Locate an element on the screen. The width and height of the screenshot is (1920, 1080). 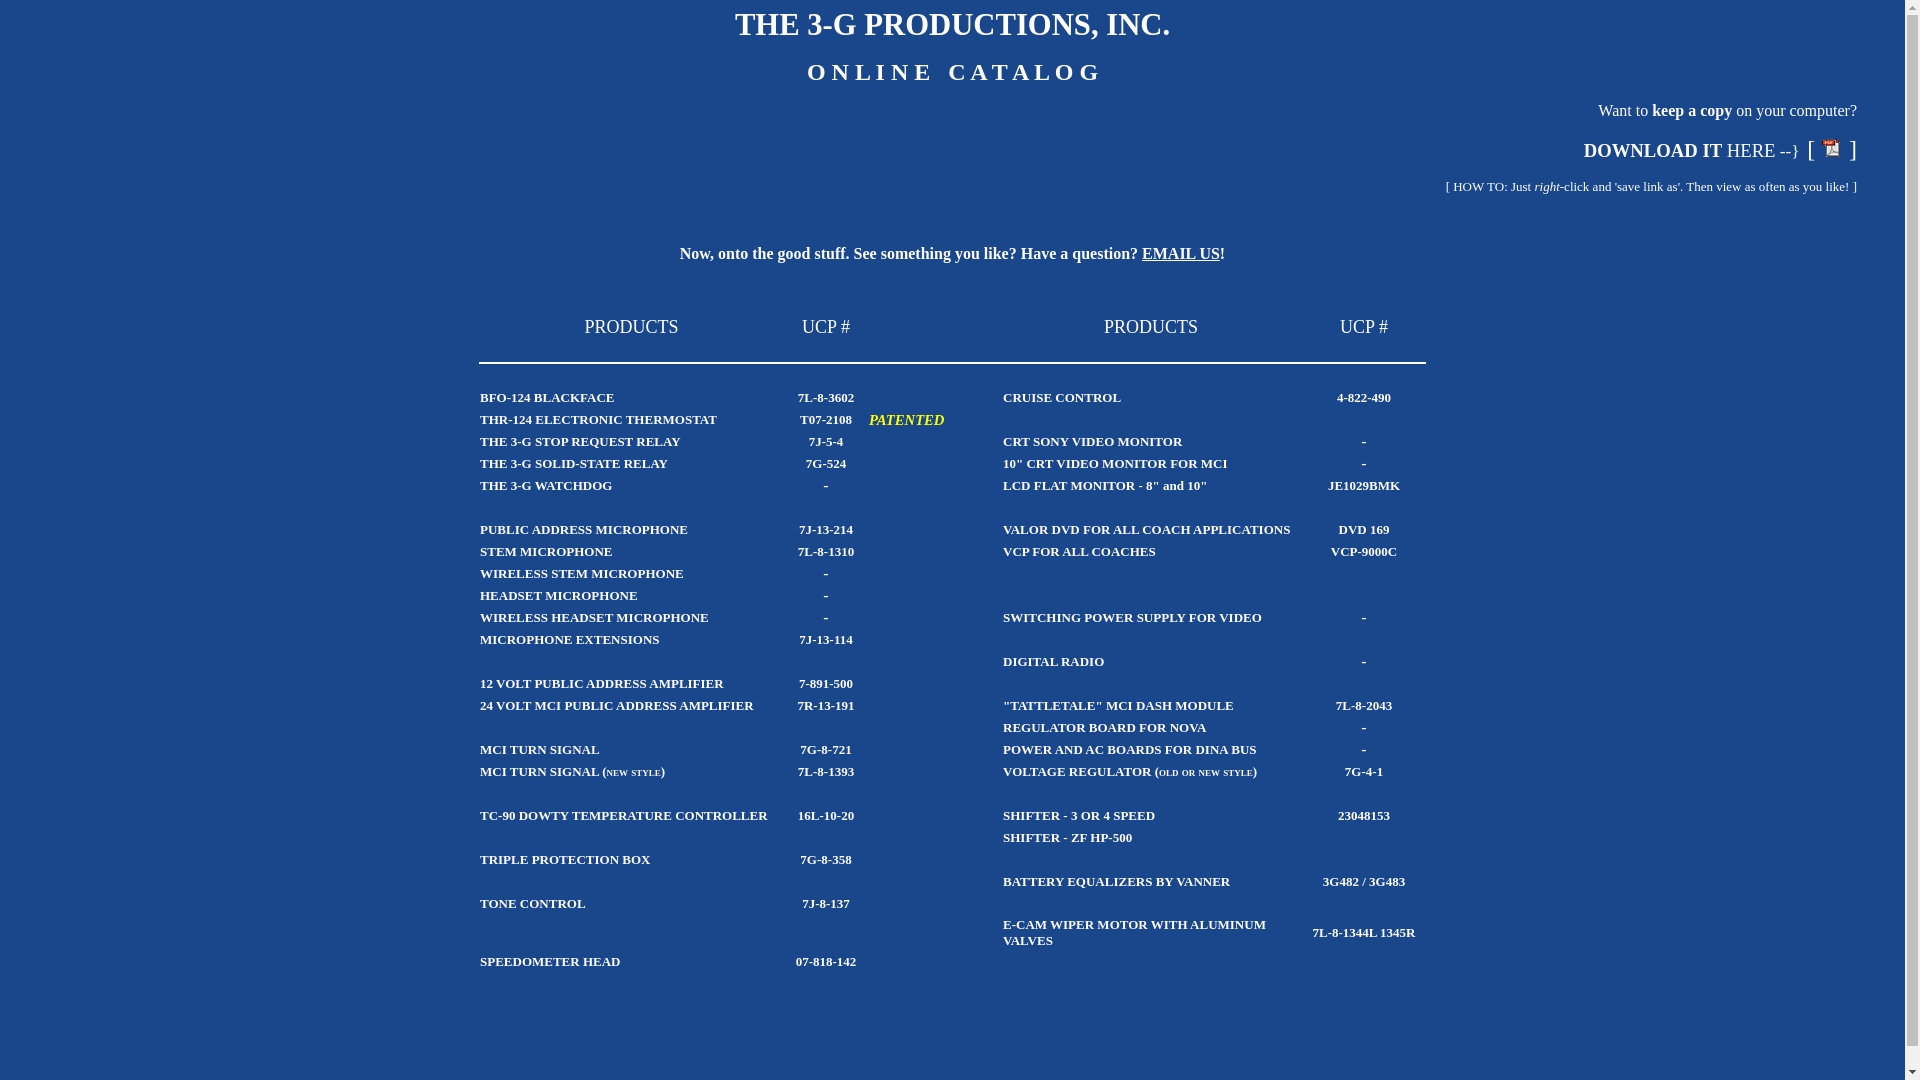
'CRUISE CONTROL' is located at coordinates (1060, 397).